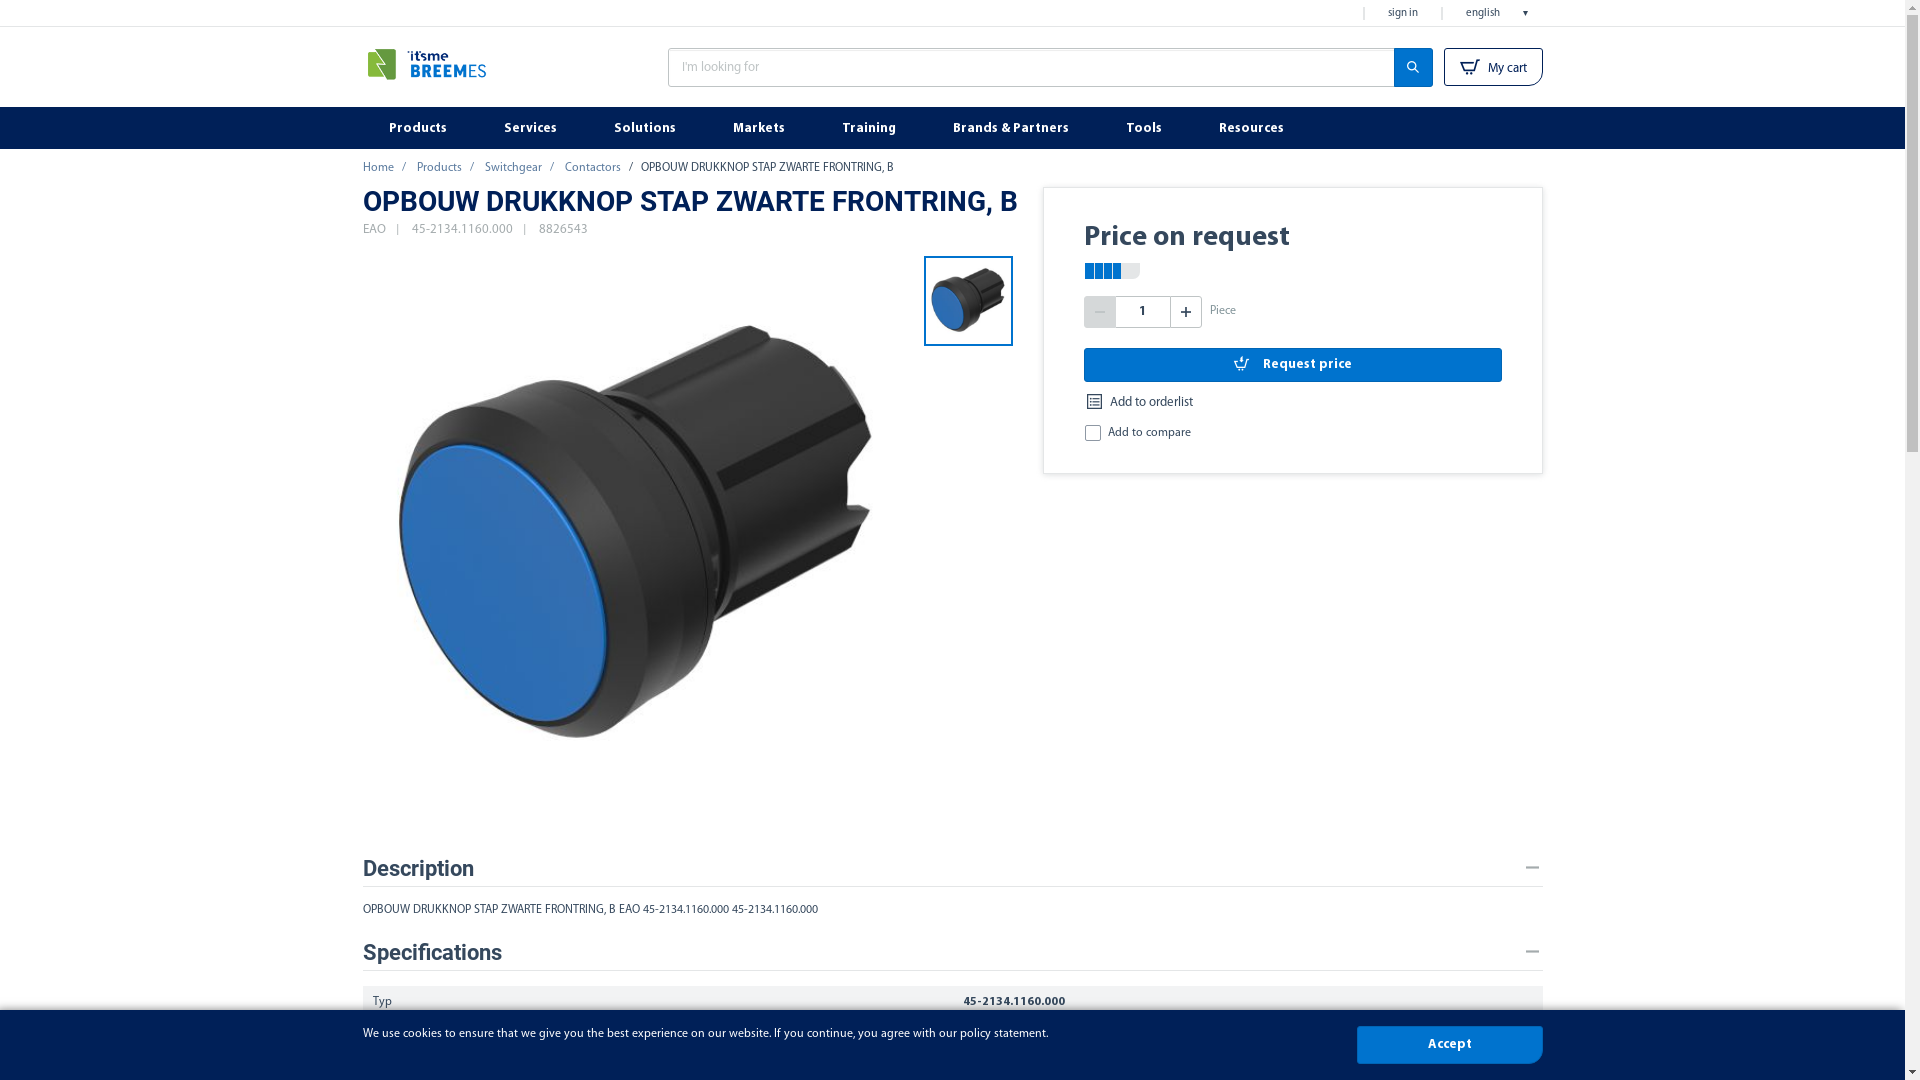  What do you see at coordinates (456, 70) in the screenshot?
I see `'Breemes'` at bounding box center [456, 70].